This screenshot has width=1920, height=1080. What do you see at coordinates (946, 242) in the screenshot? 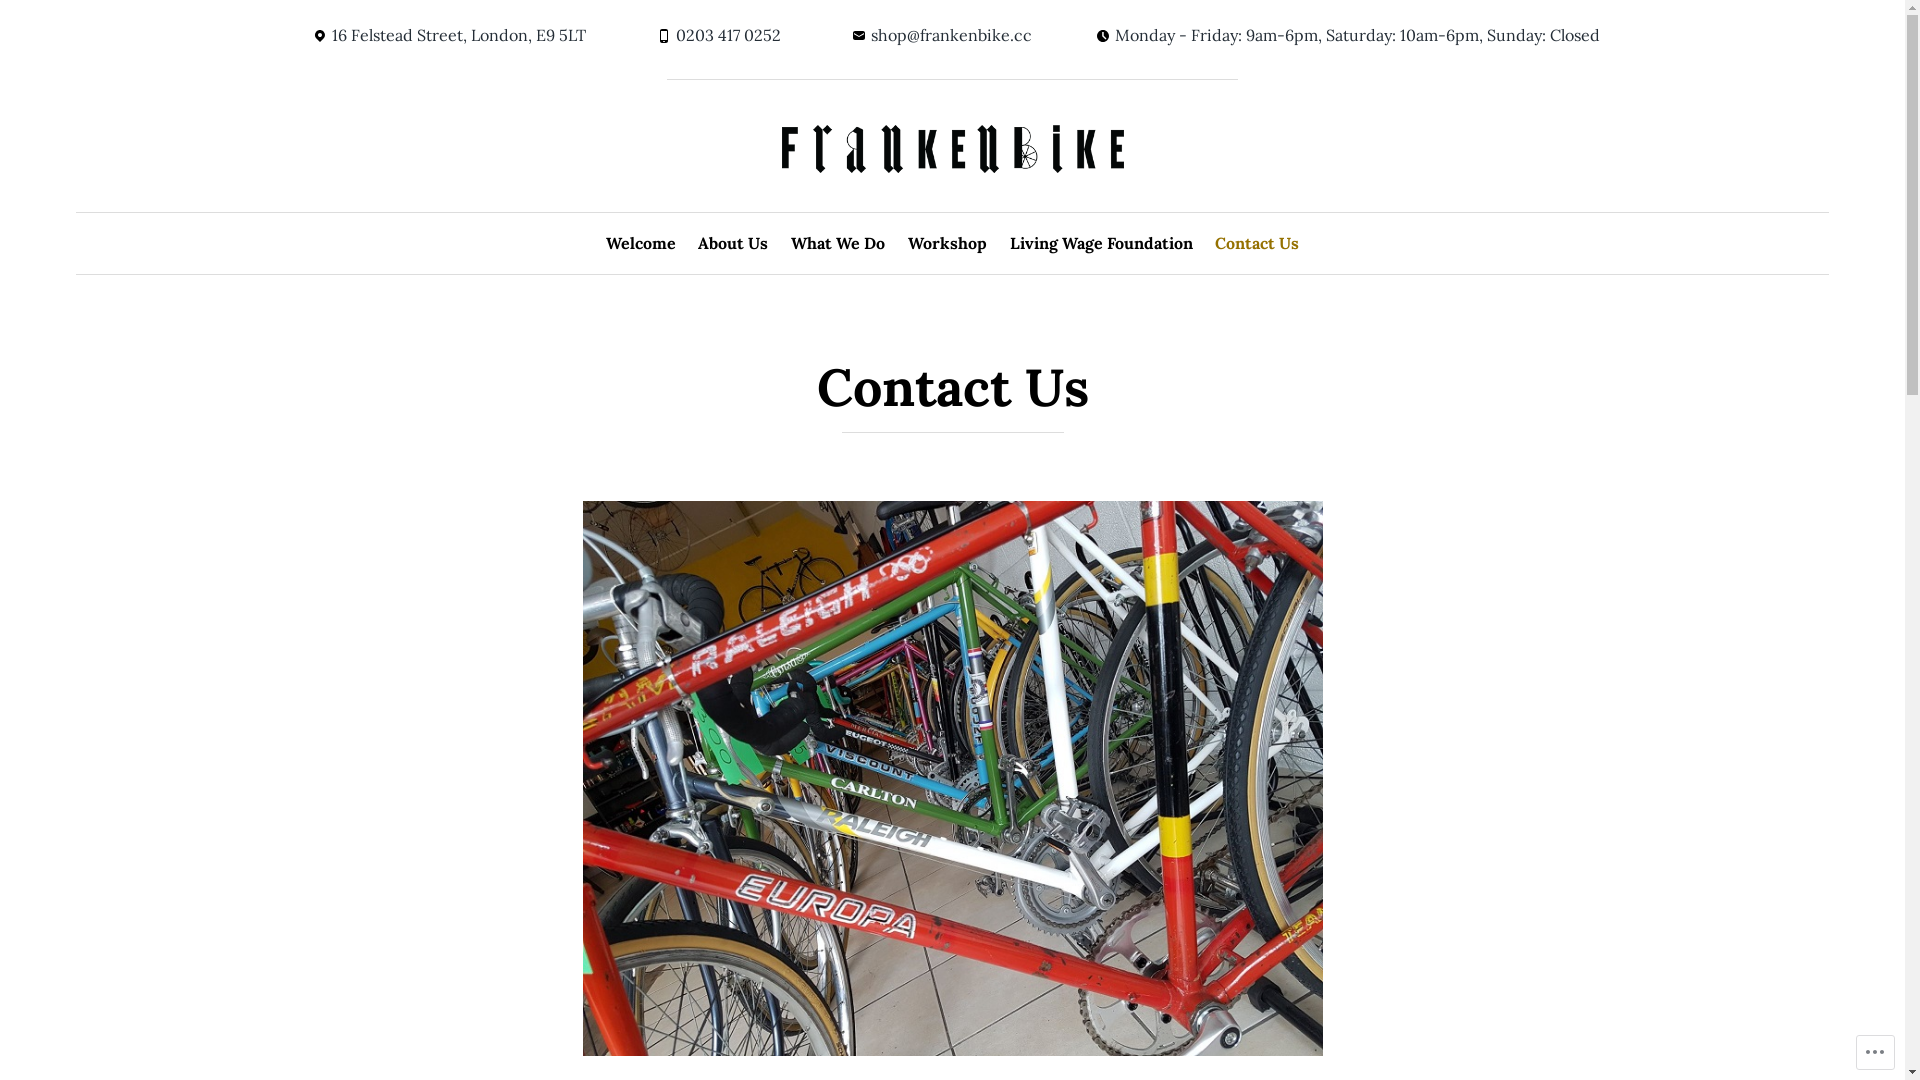
I see `'Workshop'` at bounding box center [946, 242].